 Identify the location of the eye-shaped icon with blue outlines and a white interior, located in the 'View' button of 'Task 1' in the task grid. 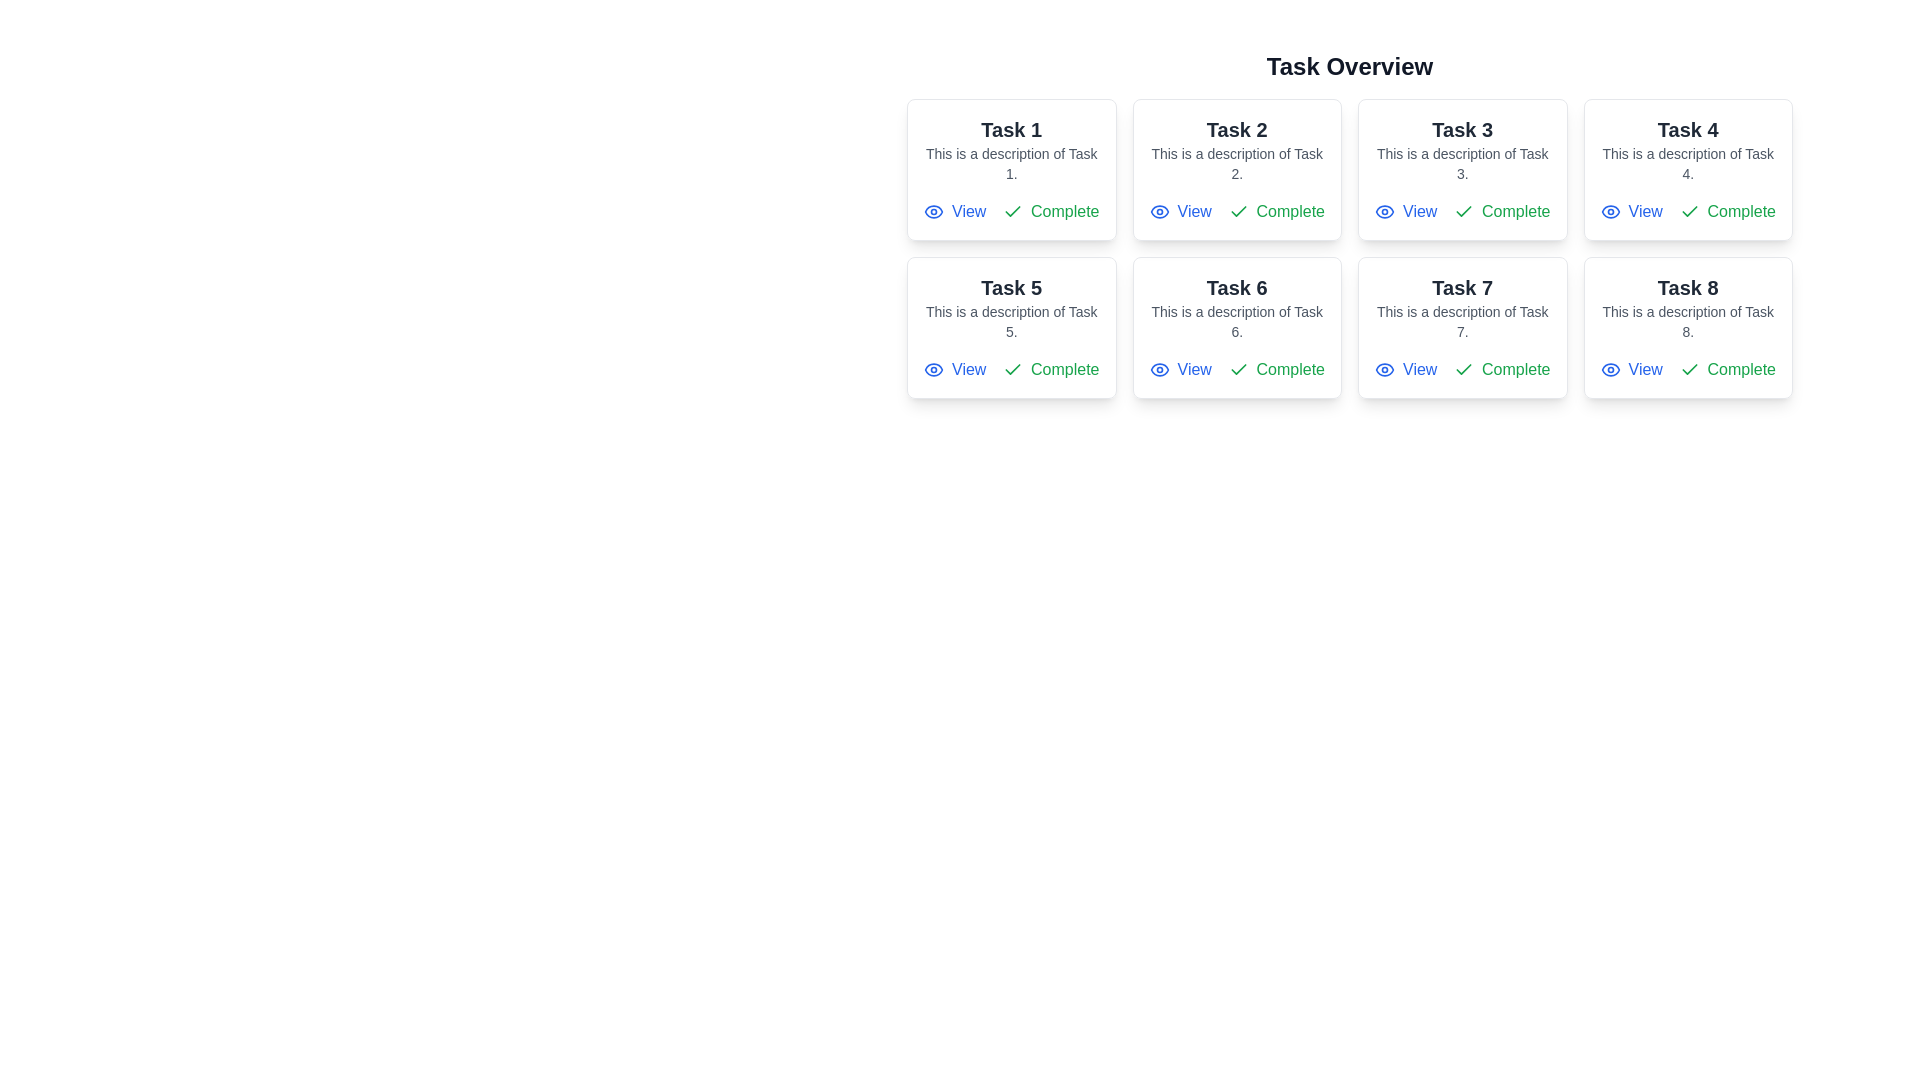
(933, 212).